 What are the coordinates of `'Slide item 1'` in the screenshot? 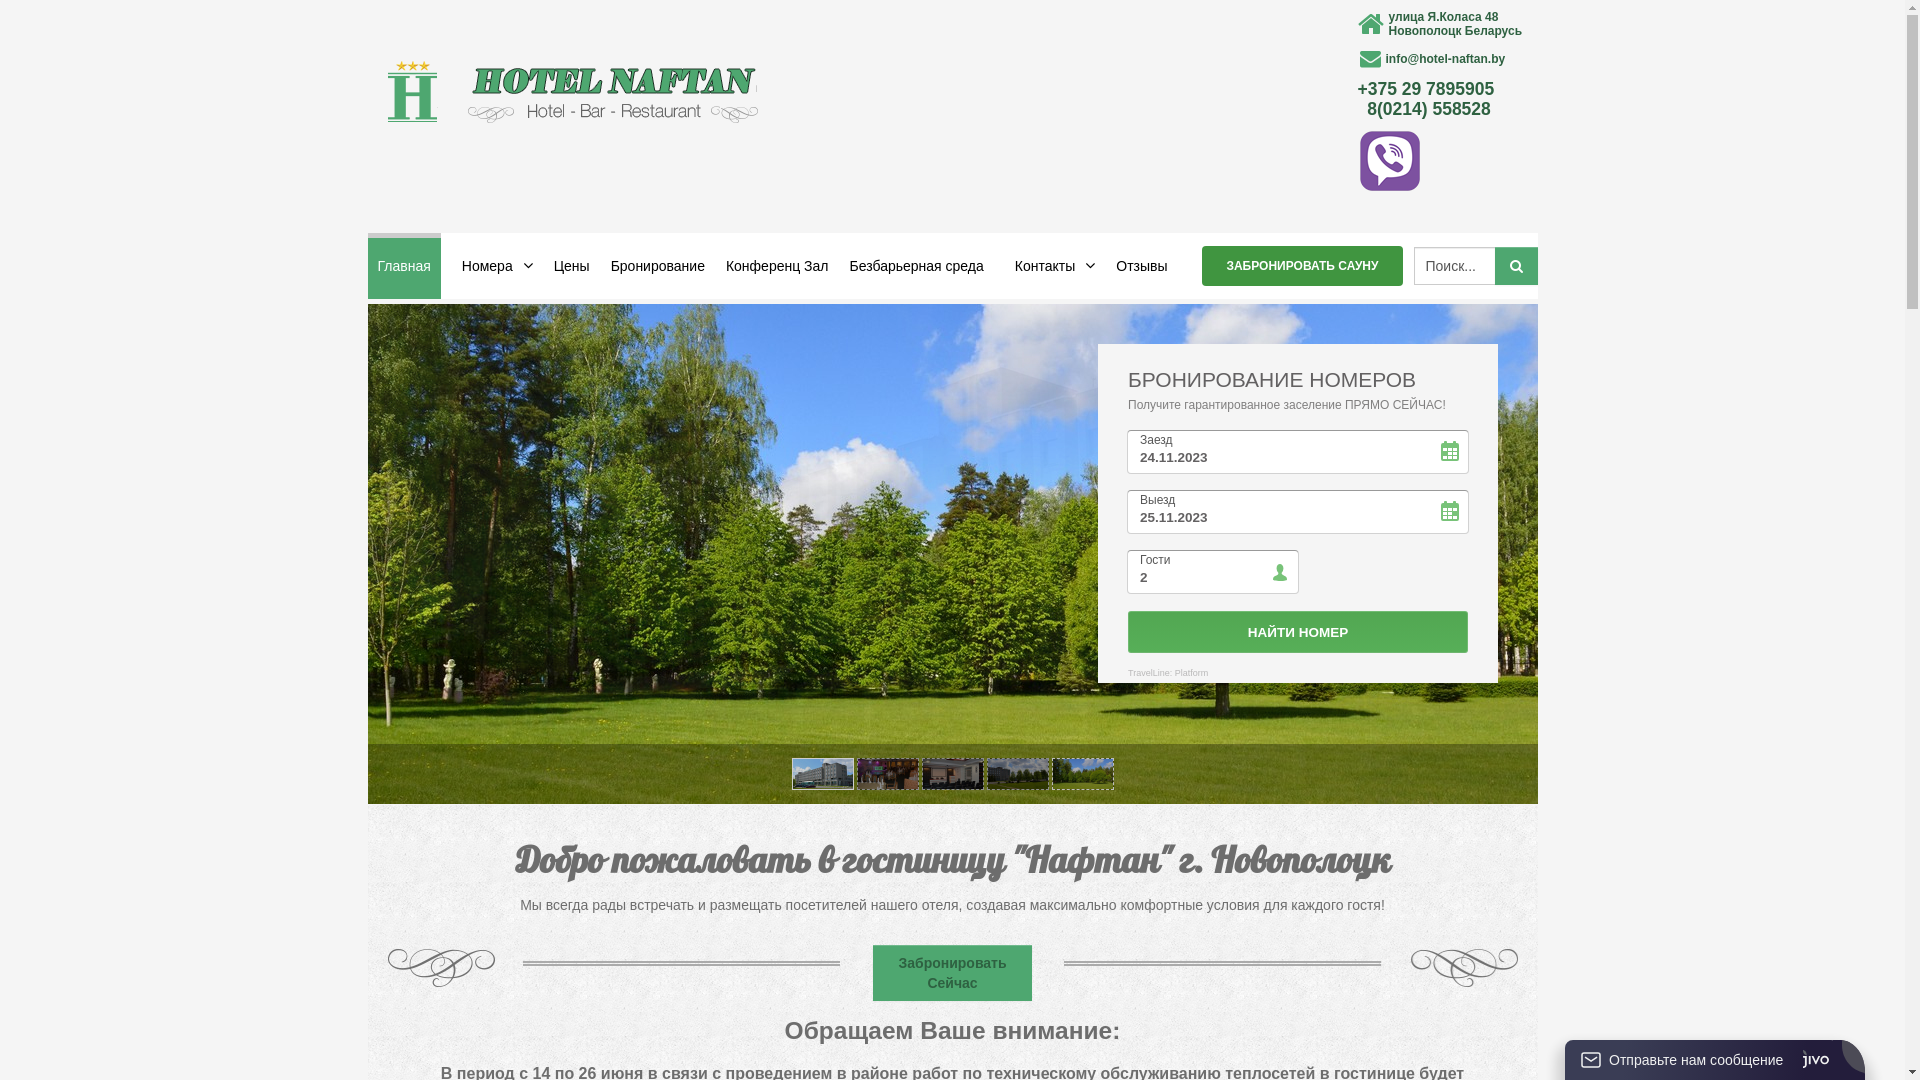 It's located at (821, 773).